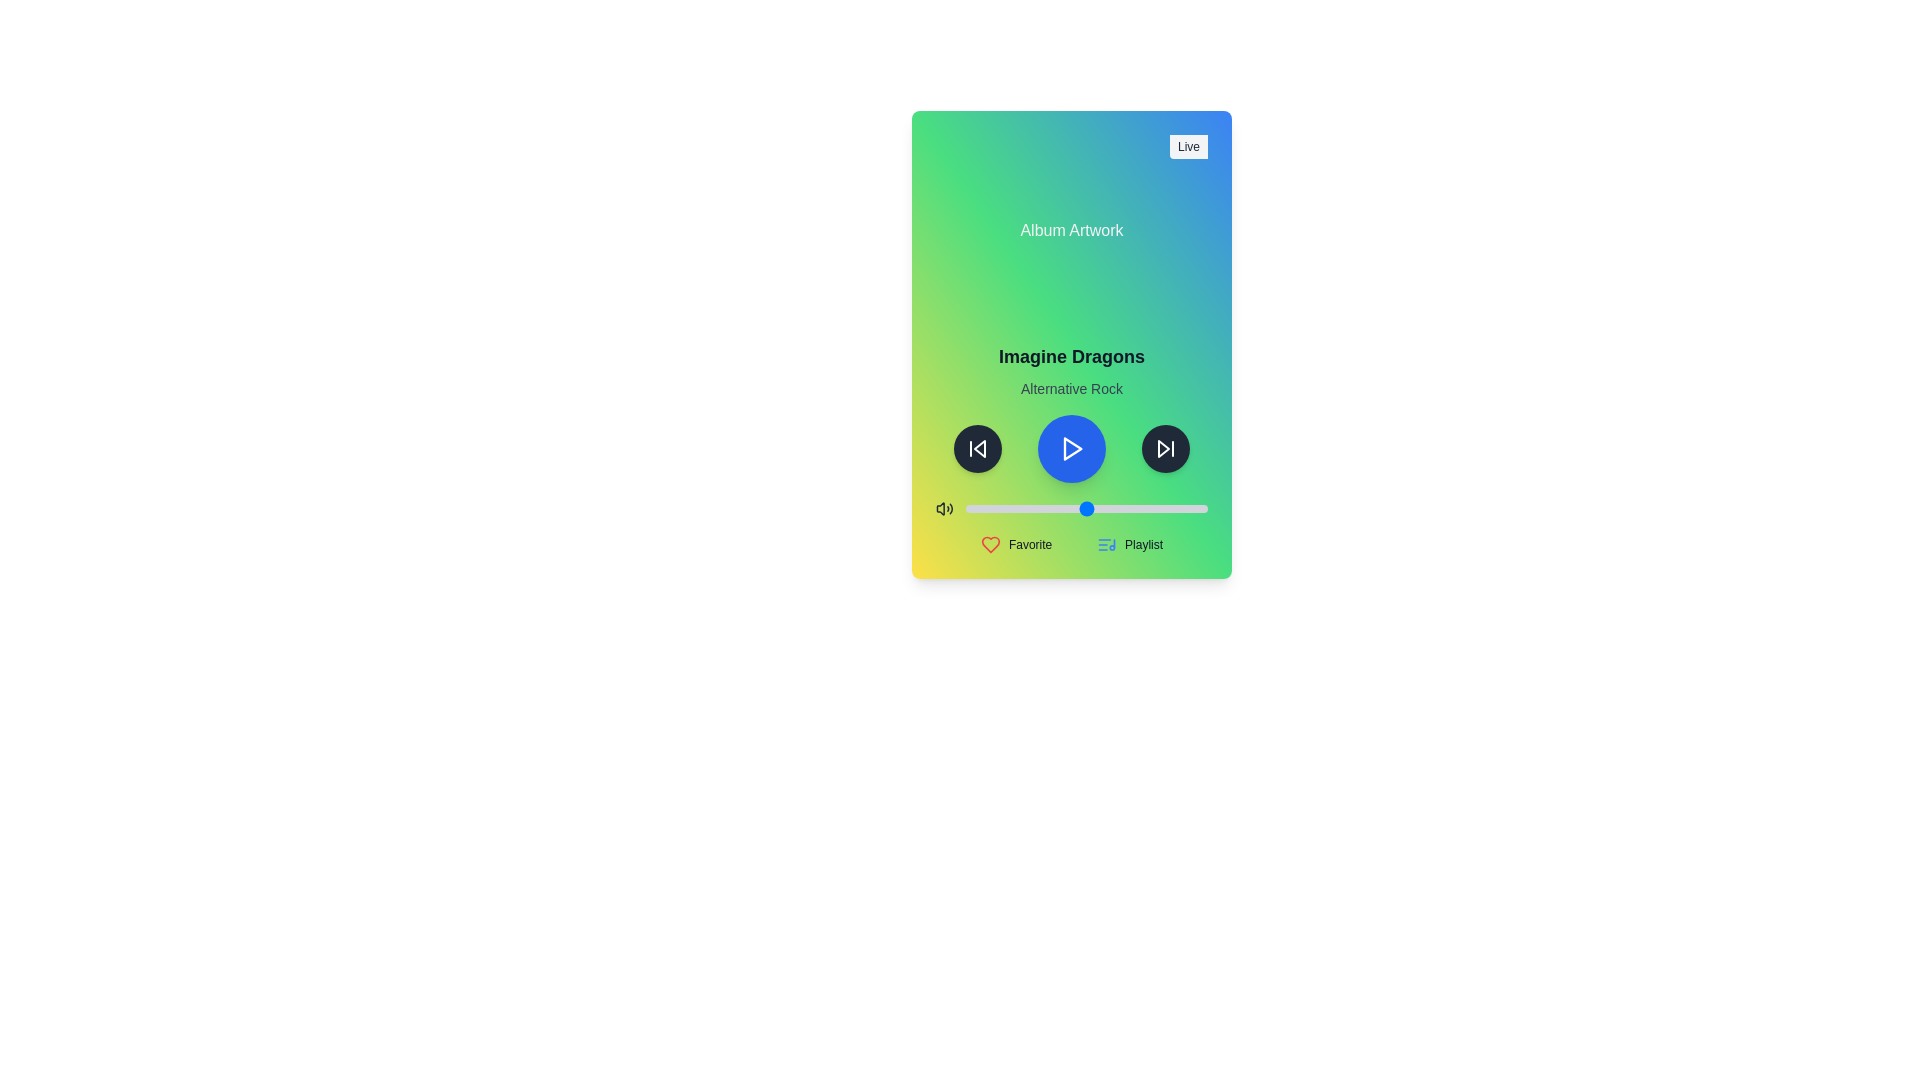  I want to click on the leftward-pointing polygonal arrow icon button to skip backward in the media controls, so click(979, 447).